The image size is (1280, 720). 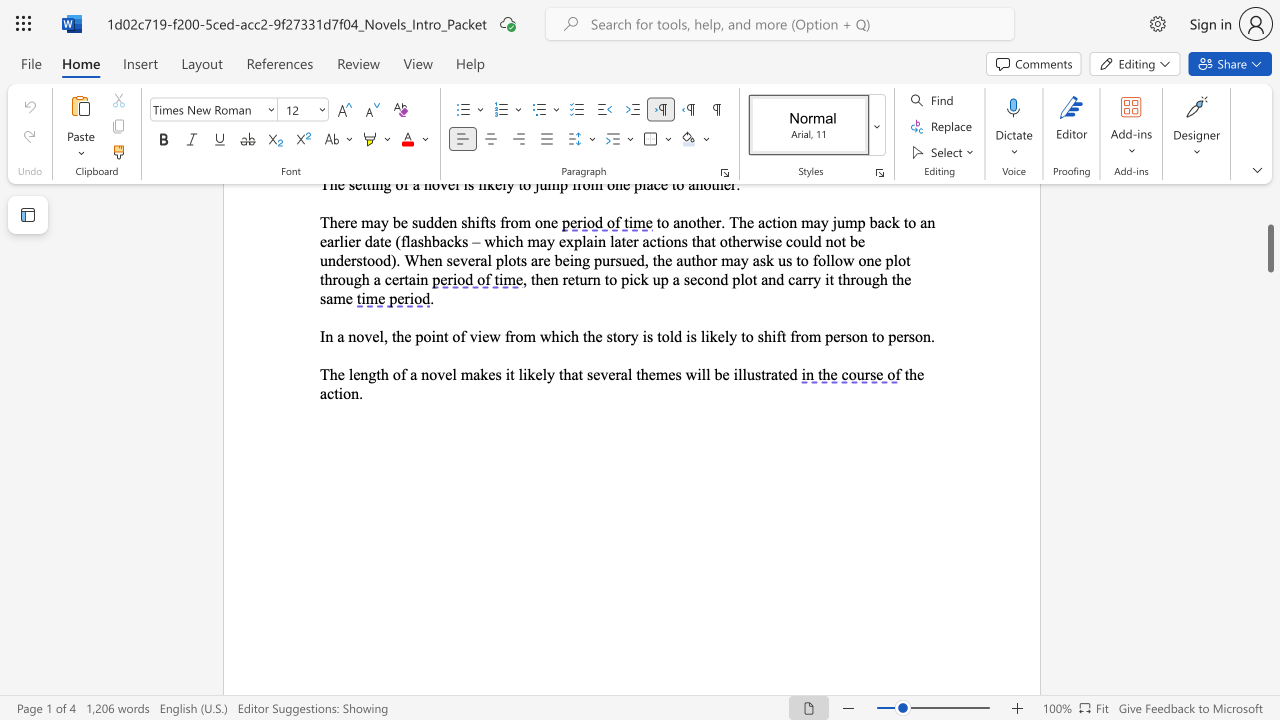 What do you see at coordinates (1269, 247) in the screenshot?
I see `the scrollbar and move up 110 pixels` at bounding box center [1269, 247].